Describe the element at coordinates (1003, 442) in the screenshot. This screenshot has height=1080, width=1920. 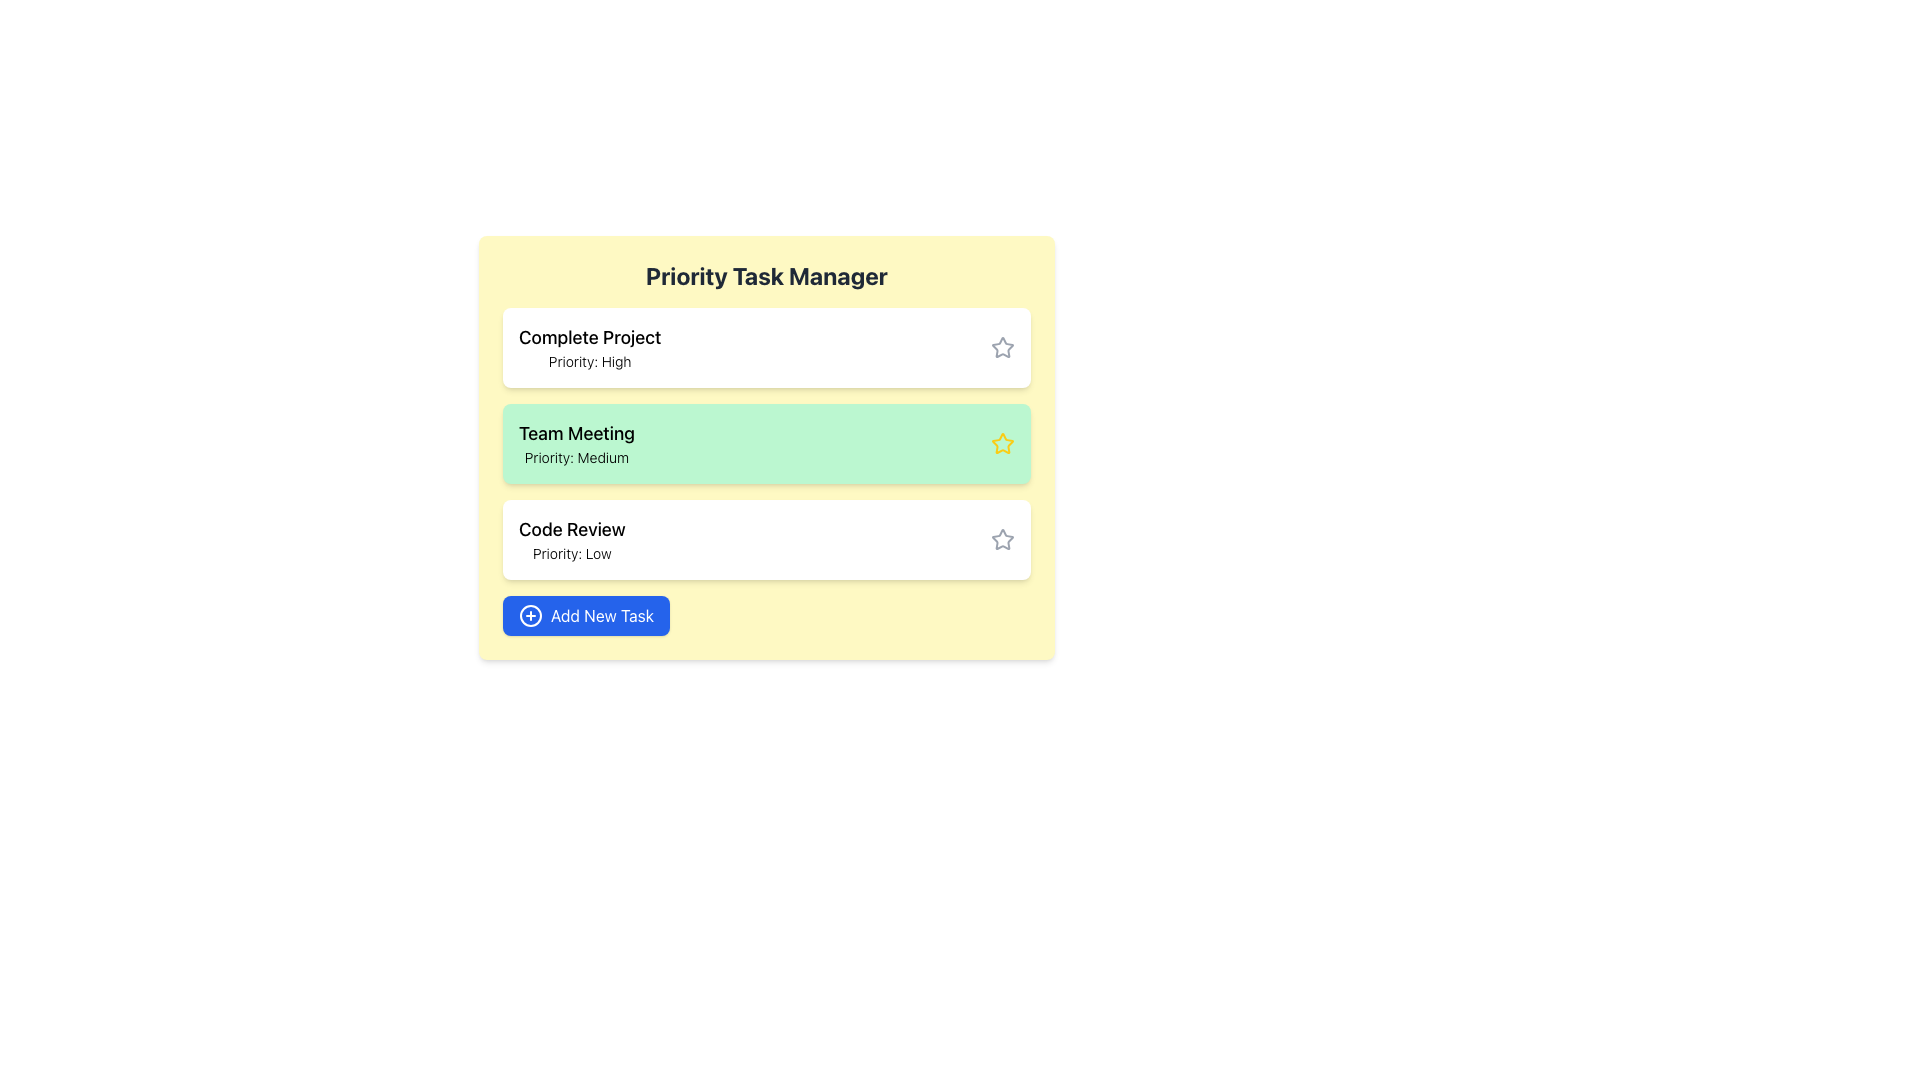
I see `the yellow star-shaped icon with a hollow center located to the right of 'Team Meeting' and 'Priority: Medium' in the task management interface` at that location.